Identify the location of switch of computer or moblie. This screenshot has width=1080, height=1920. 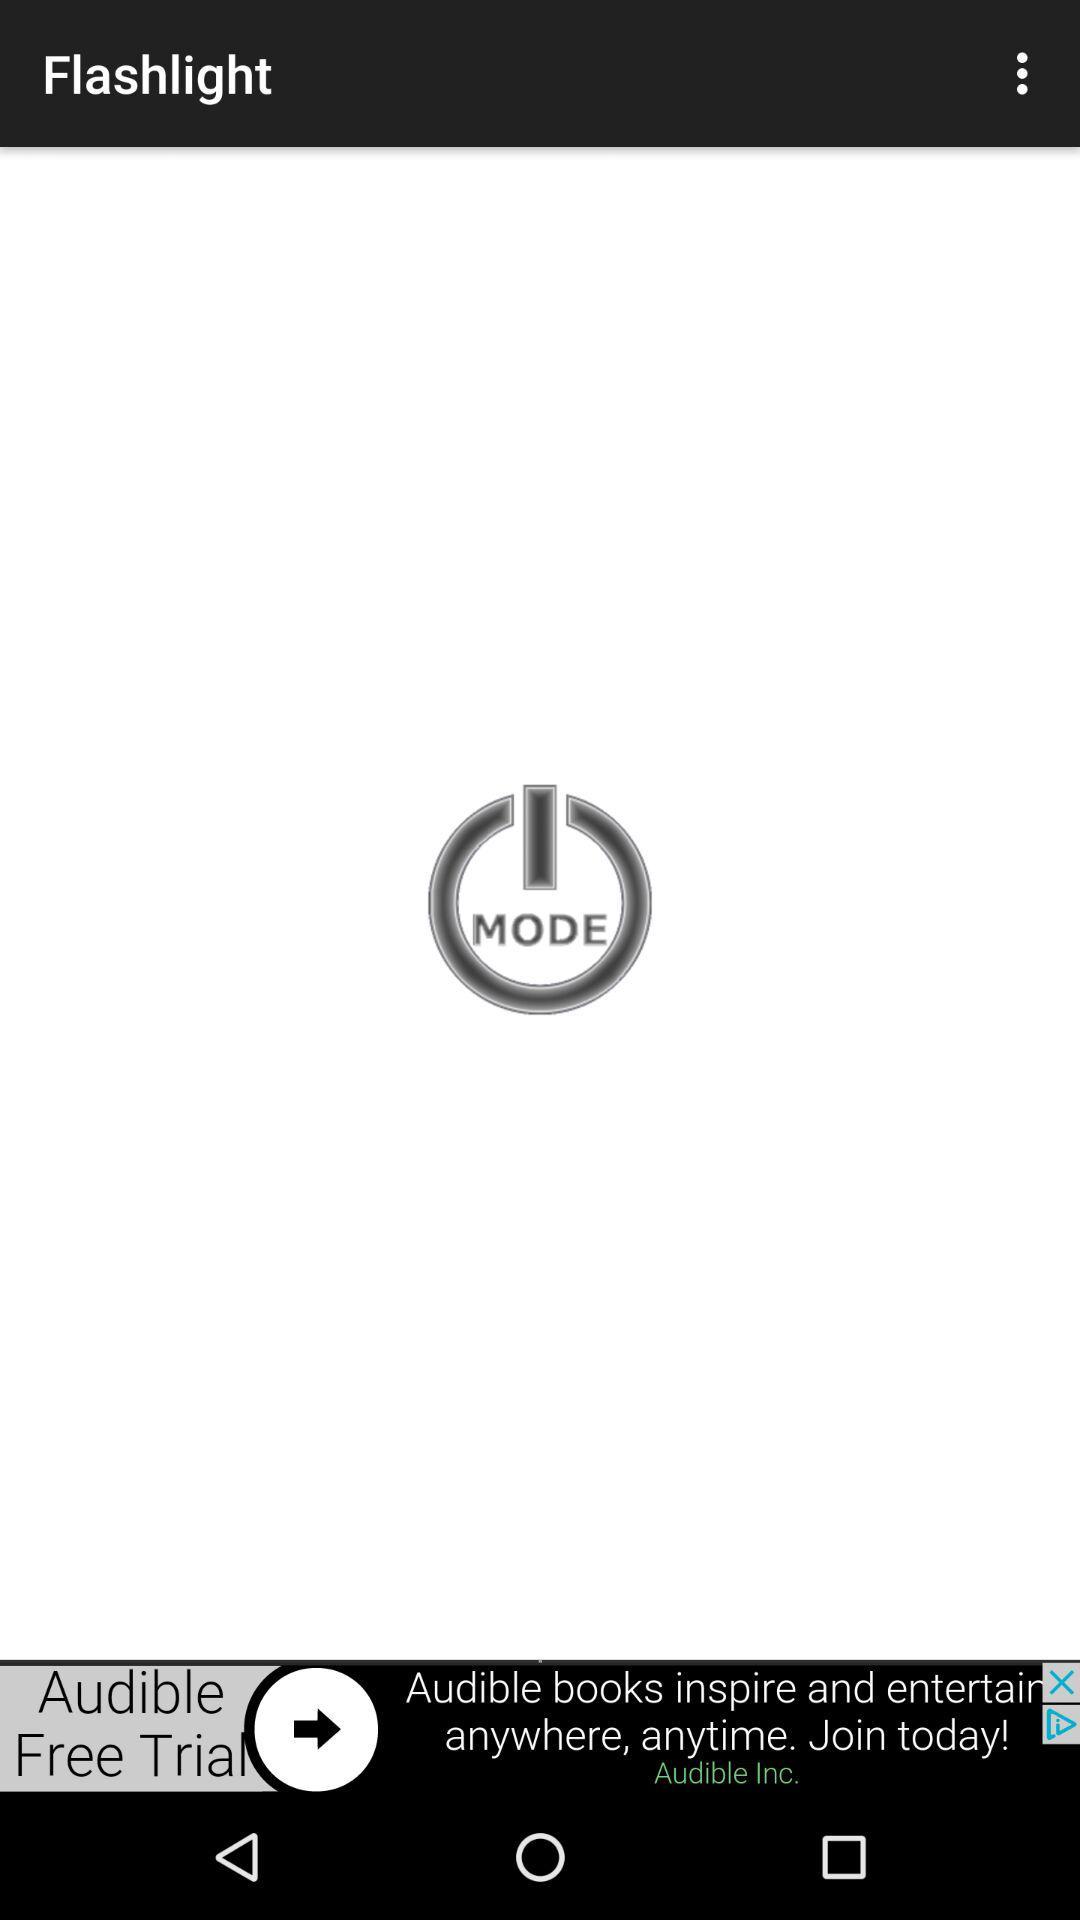
(540, 901).